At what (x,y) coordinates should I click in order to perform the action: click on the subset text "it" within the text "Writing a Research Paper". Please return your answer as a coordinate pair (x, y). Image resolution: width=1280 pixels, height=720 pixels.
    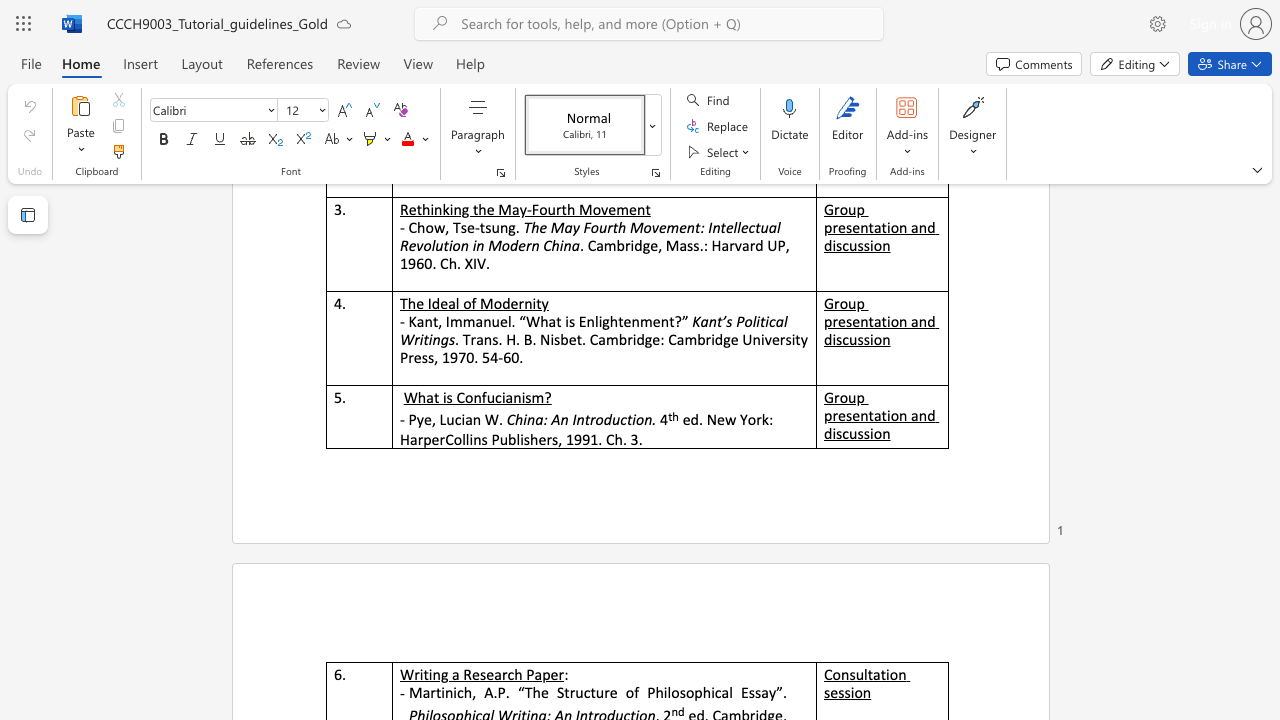
    Looking at the image, I should click on (418, 674).